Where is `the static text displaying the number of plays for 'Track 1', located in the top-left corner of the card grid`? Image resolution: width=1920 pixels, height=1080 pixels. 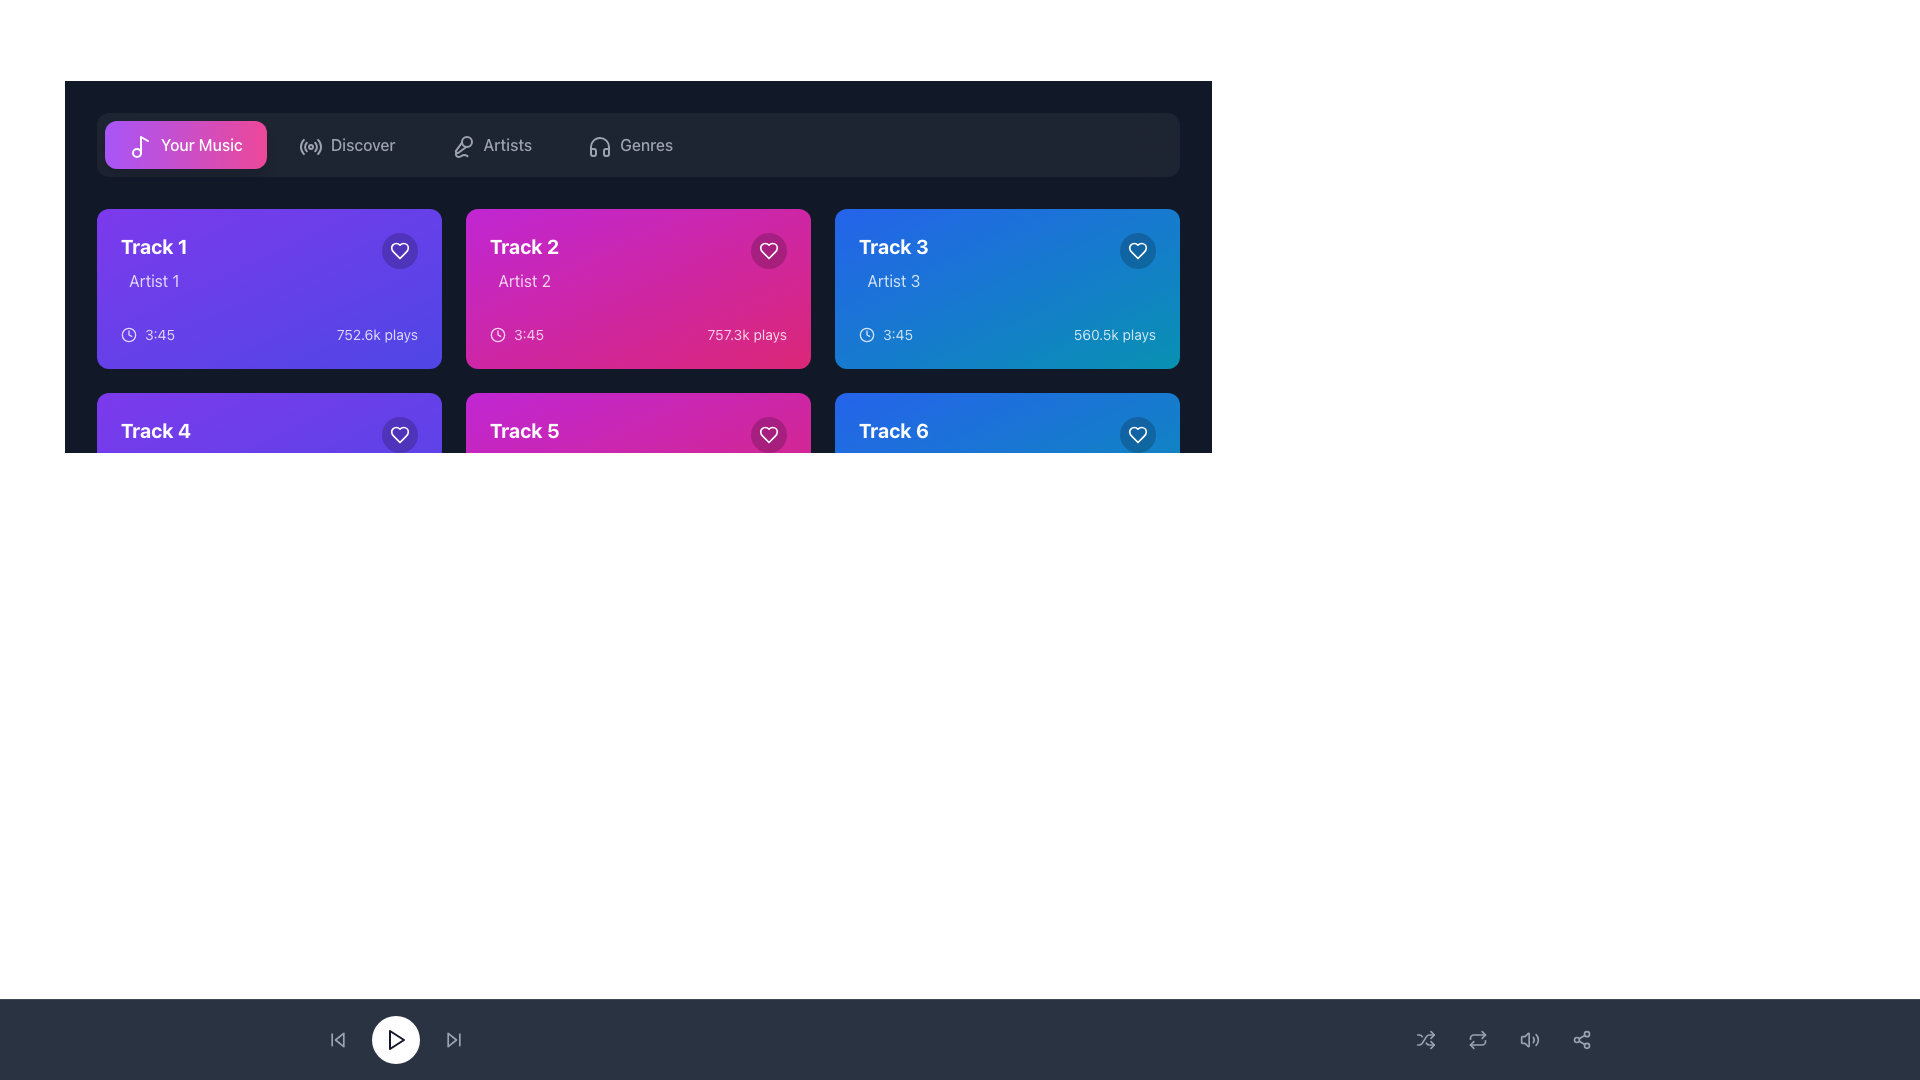
the static text displaying the number of plays for 'Track 1', located in the top-left corner of the card grid is located at coordinates (377, 334).